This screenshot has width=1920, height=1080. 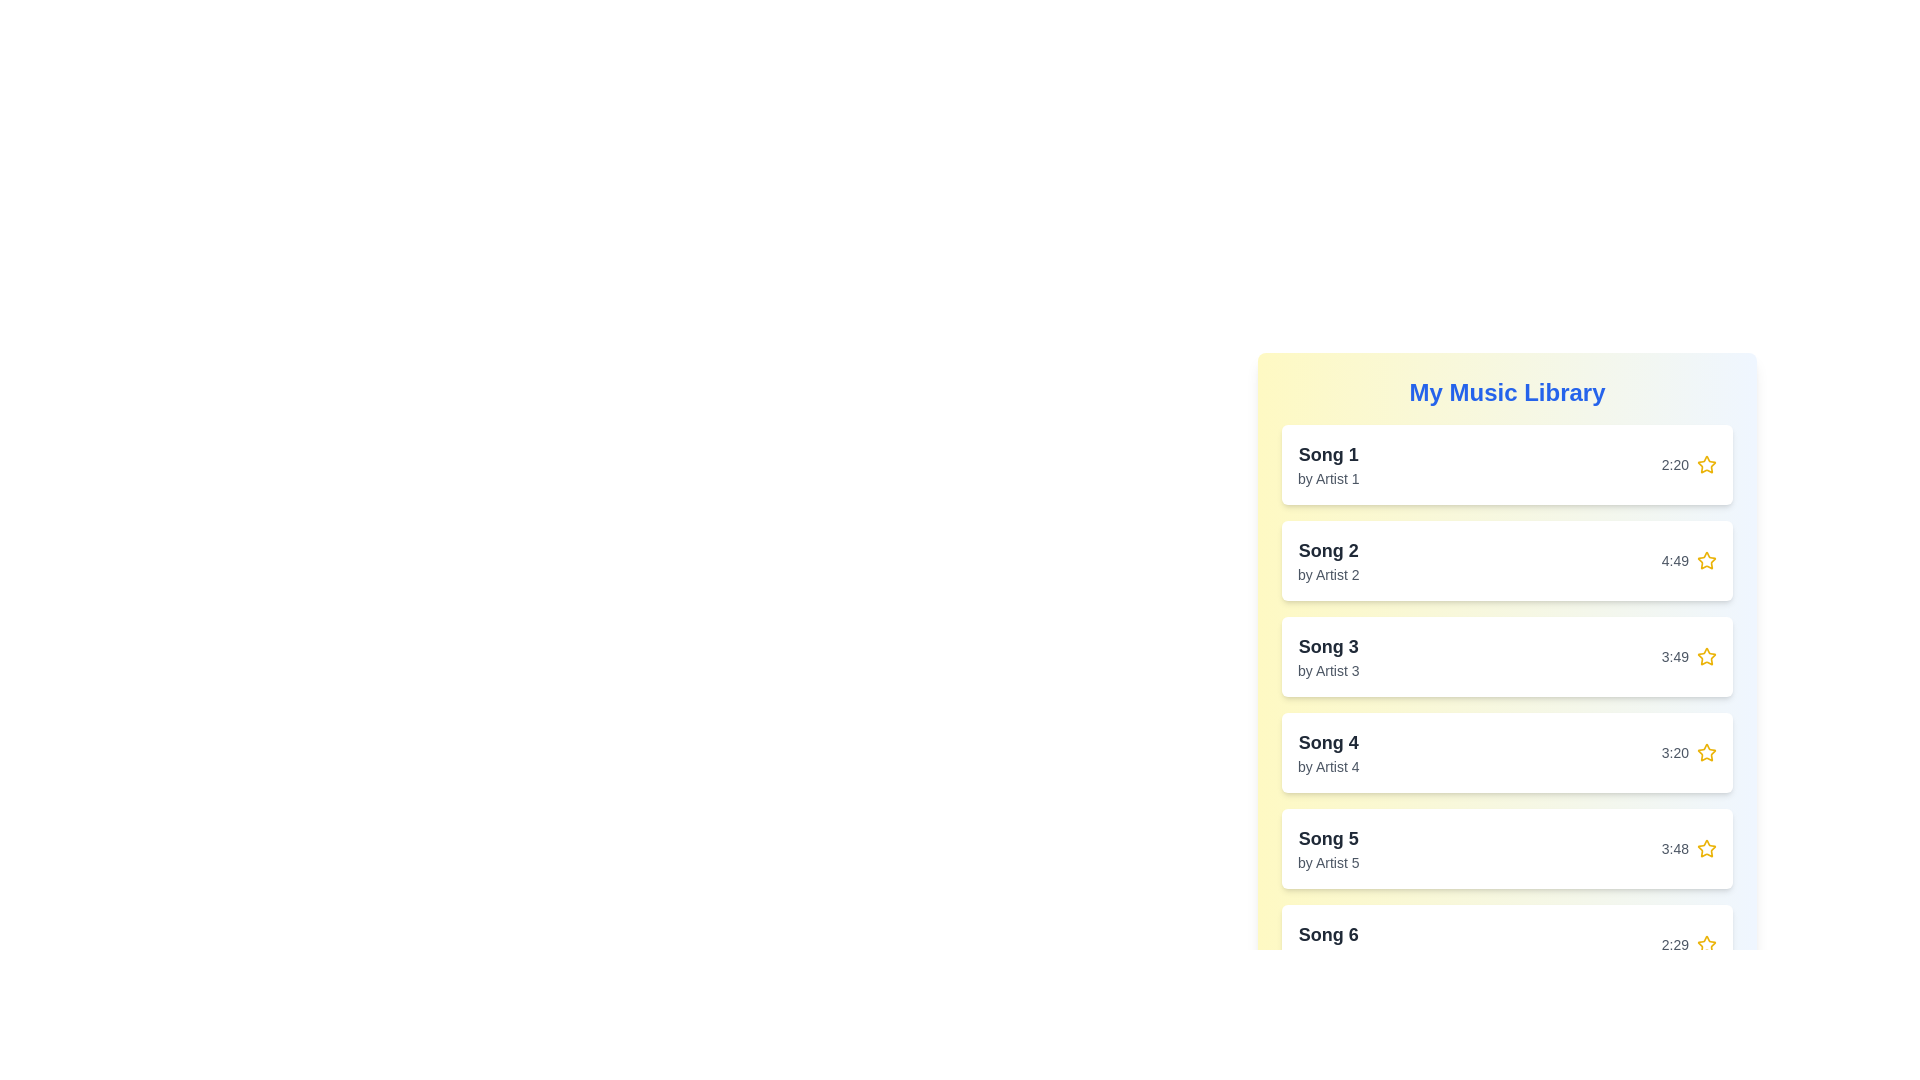 I want to click on the star-shaped outline icon with a yellow outline next to the text '2:29', so click(x=1704, y=944).